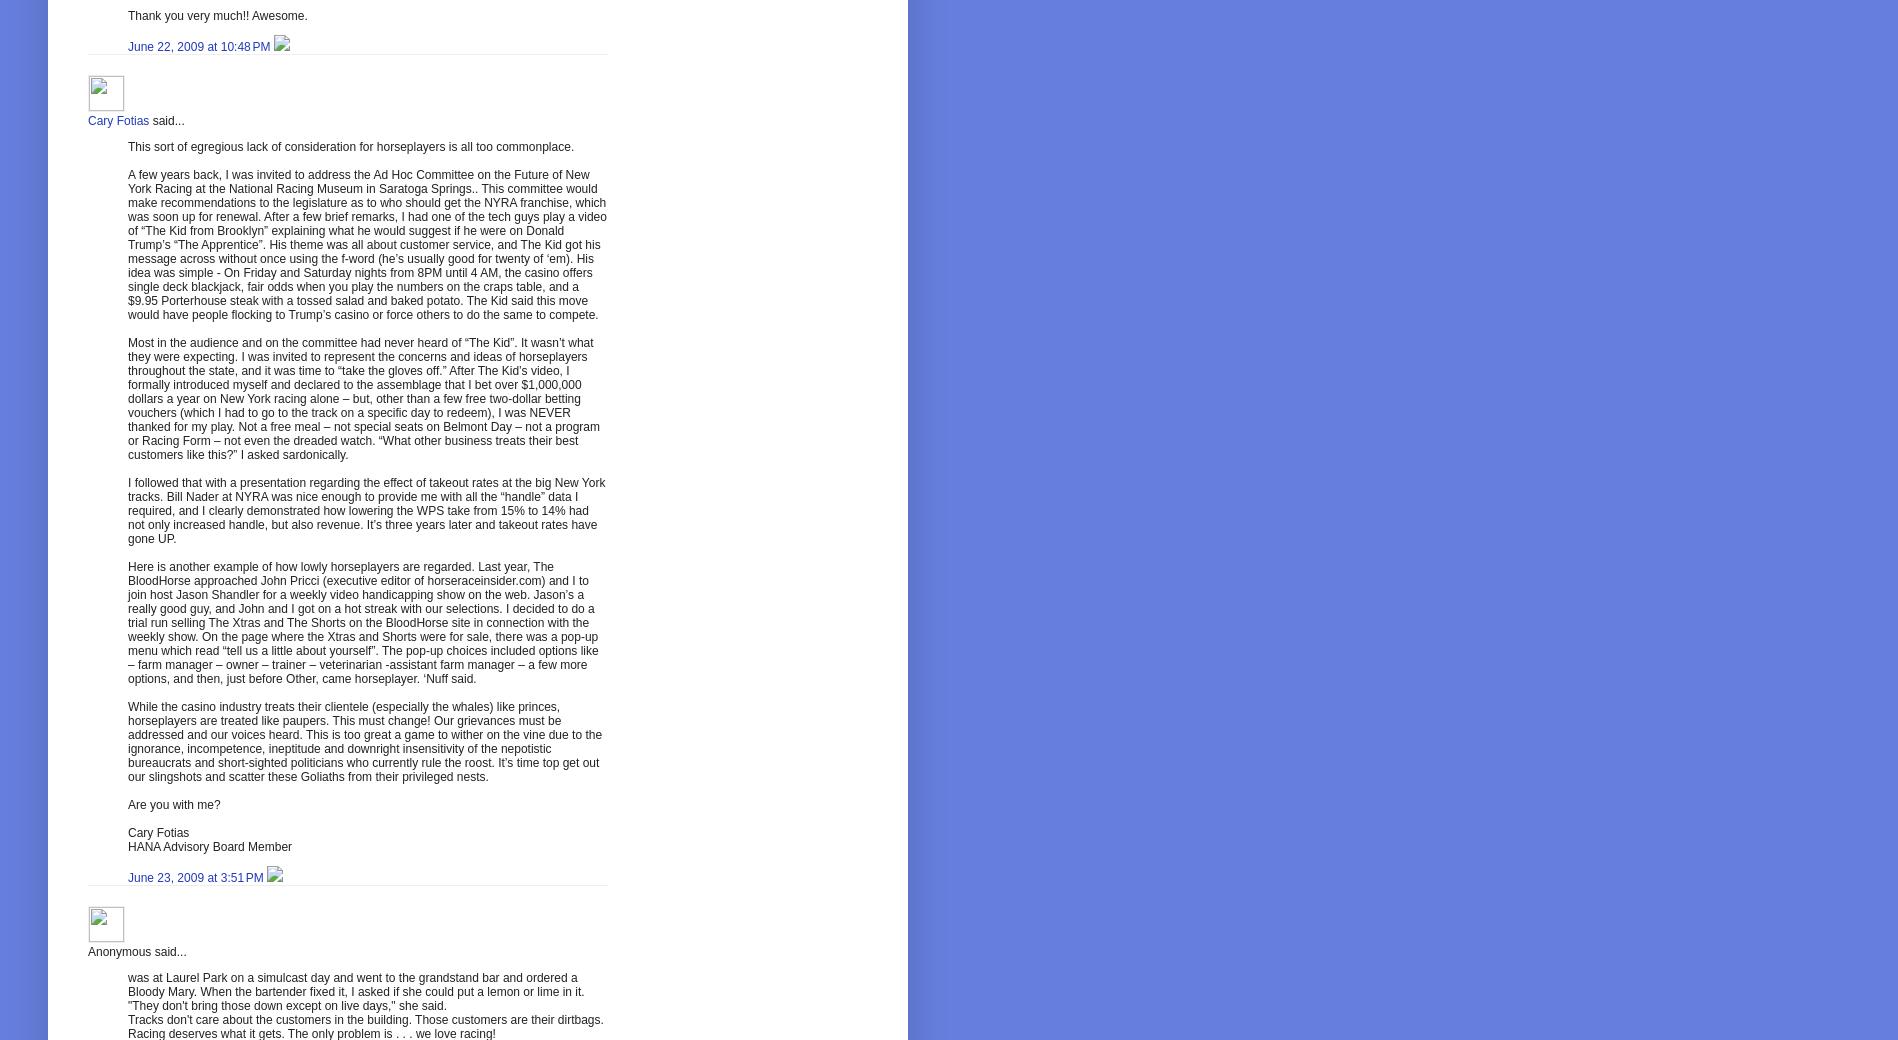 This screenshot has height=1040, width=1898. I want to click on 'Here is another example of how lowly horseplayers are regarded. Last year, The BloodHorse approached John Pricci (executive editor of horseraceinsider.com) and I to join host Jason Shandler for a weekly video handicapping show on the web.  Jason’s a really good guy, and John and I got on a hot streak with our selections.  I decided to do a trial run selling The Xtras and The Shorts on the BloodHorse site in connection with the weekly show.  On the page where the Xtras and Shorts were for sale, there was a pop-up menu which read “tell us a little about yourself”.  The pop-up choices included options like – farm manager – owner – trainer – veterinarian -assistant farm manager – a few more options, and then, just before Other, came horseplayer.  ‘Nuff said.', so click(363, 621).